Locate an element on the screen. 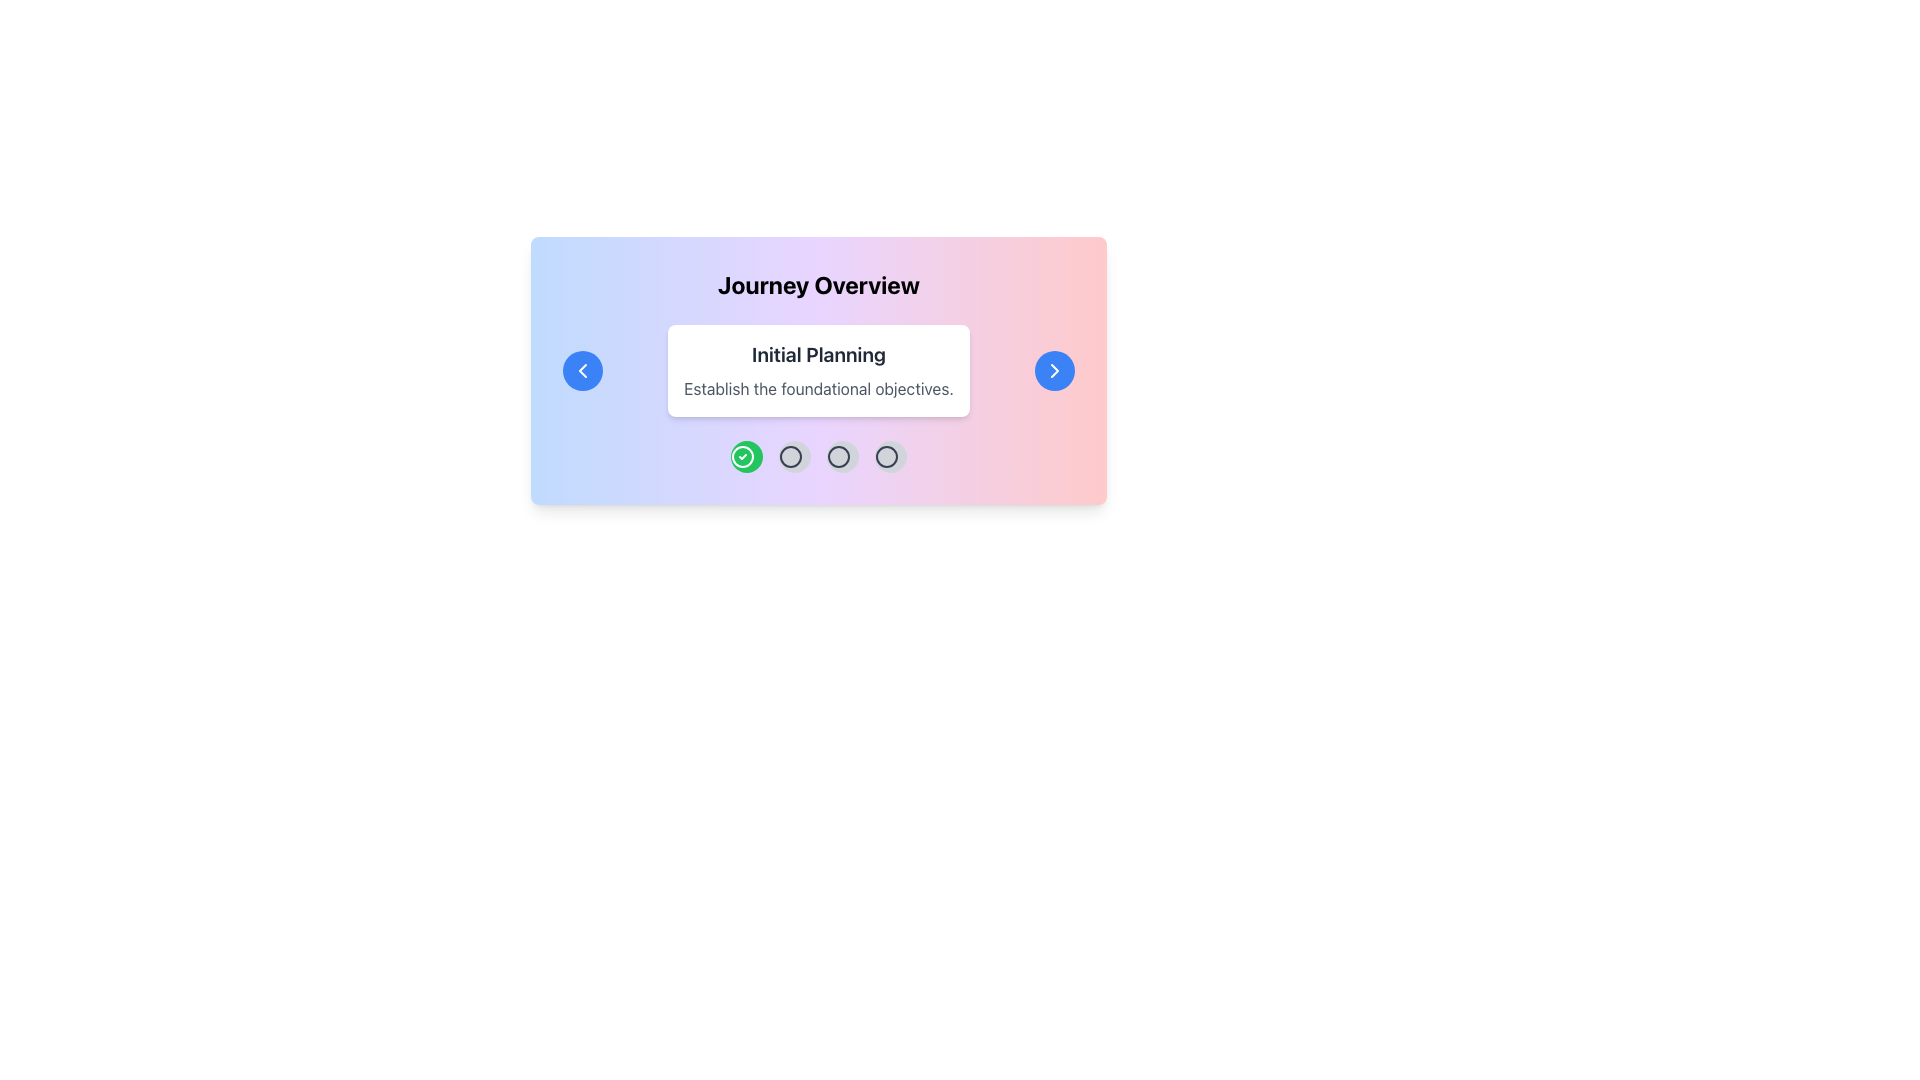  the leftmost circular icon representing a completed state in the horizontal row of icons below the main text area of the card is located at coordinates (742, 456).